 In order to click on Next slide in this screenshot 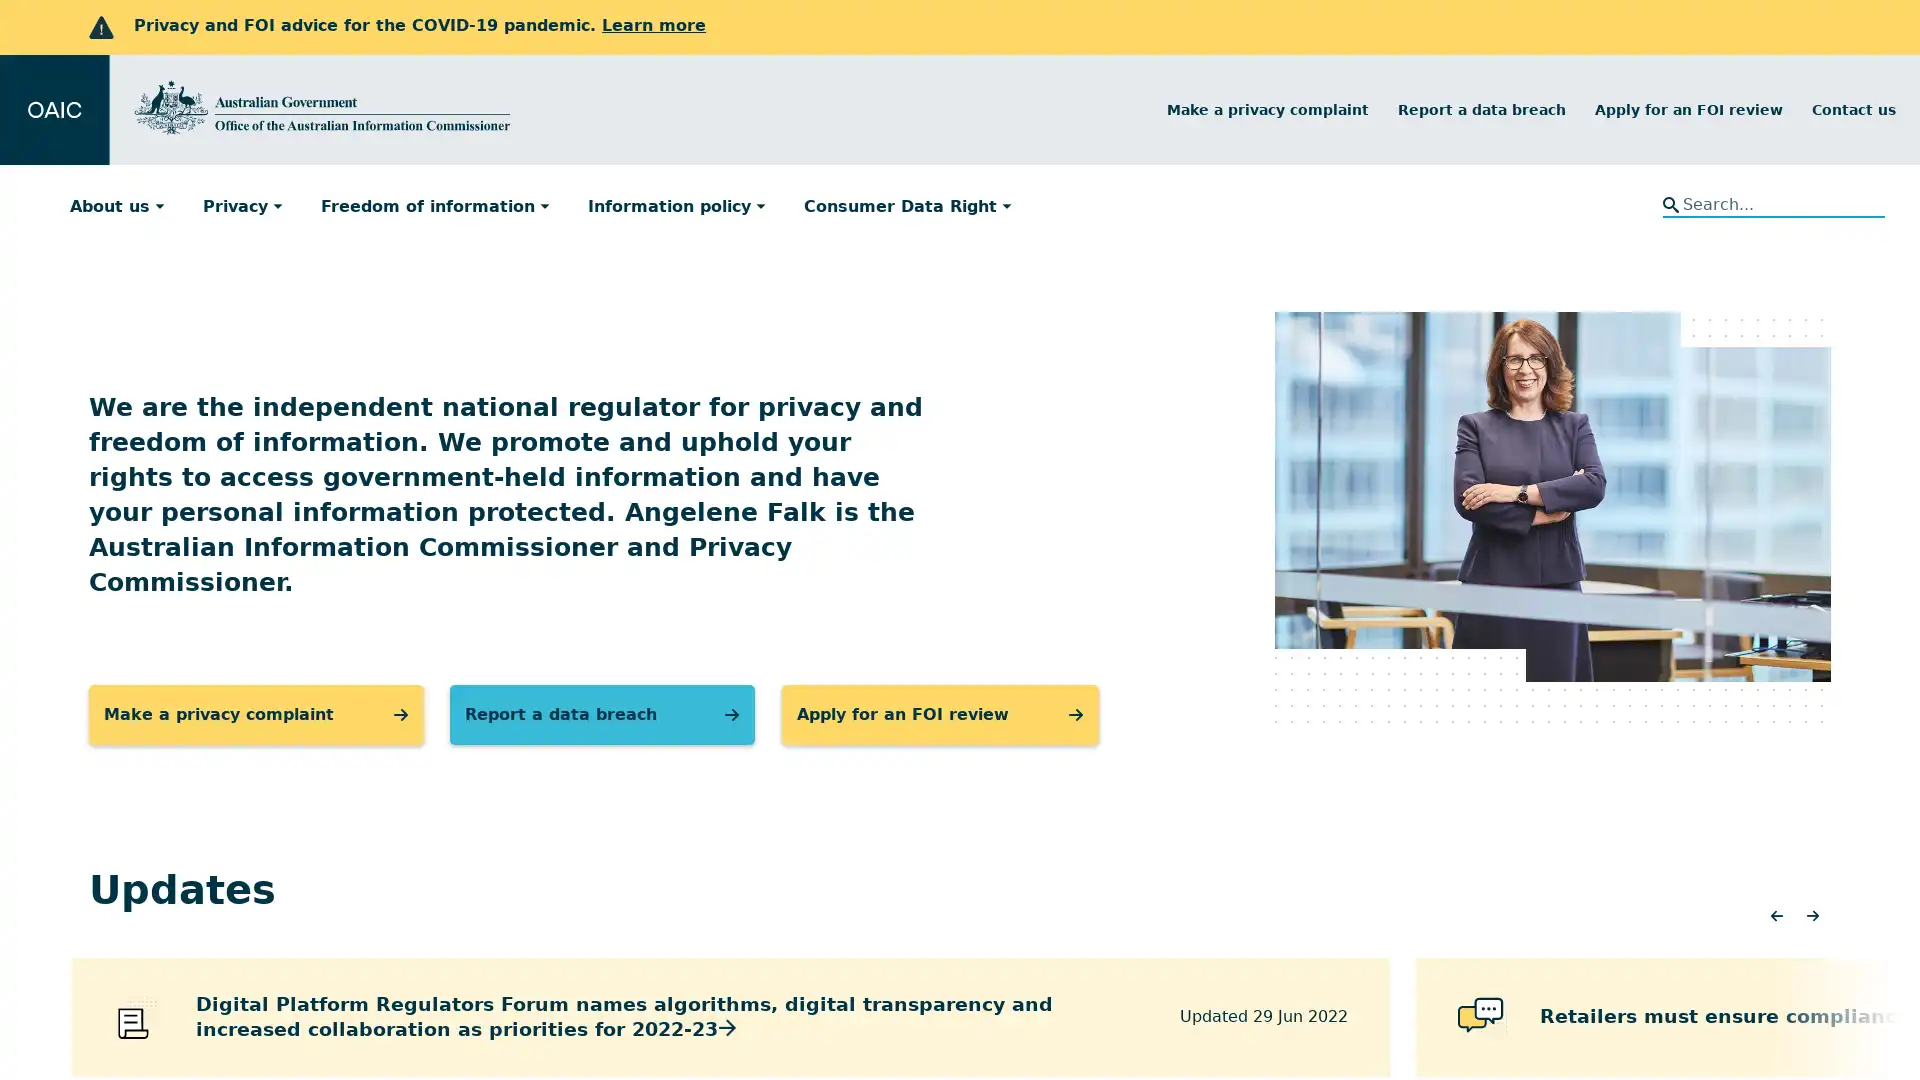, I will do `click(1812, 917)`.